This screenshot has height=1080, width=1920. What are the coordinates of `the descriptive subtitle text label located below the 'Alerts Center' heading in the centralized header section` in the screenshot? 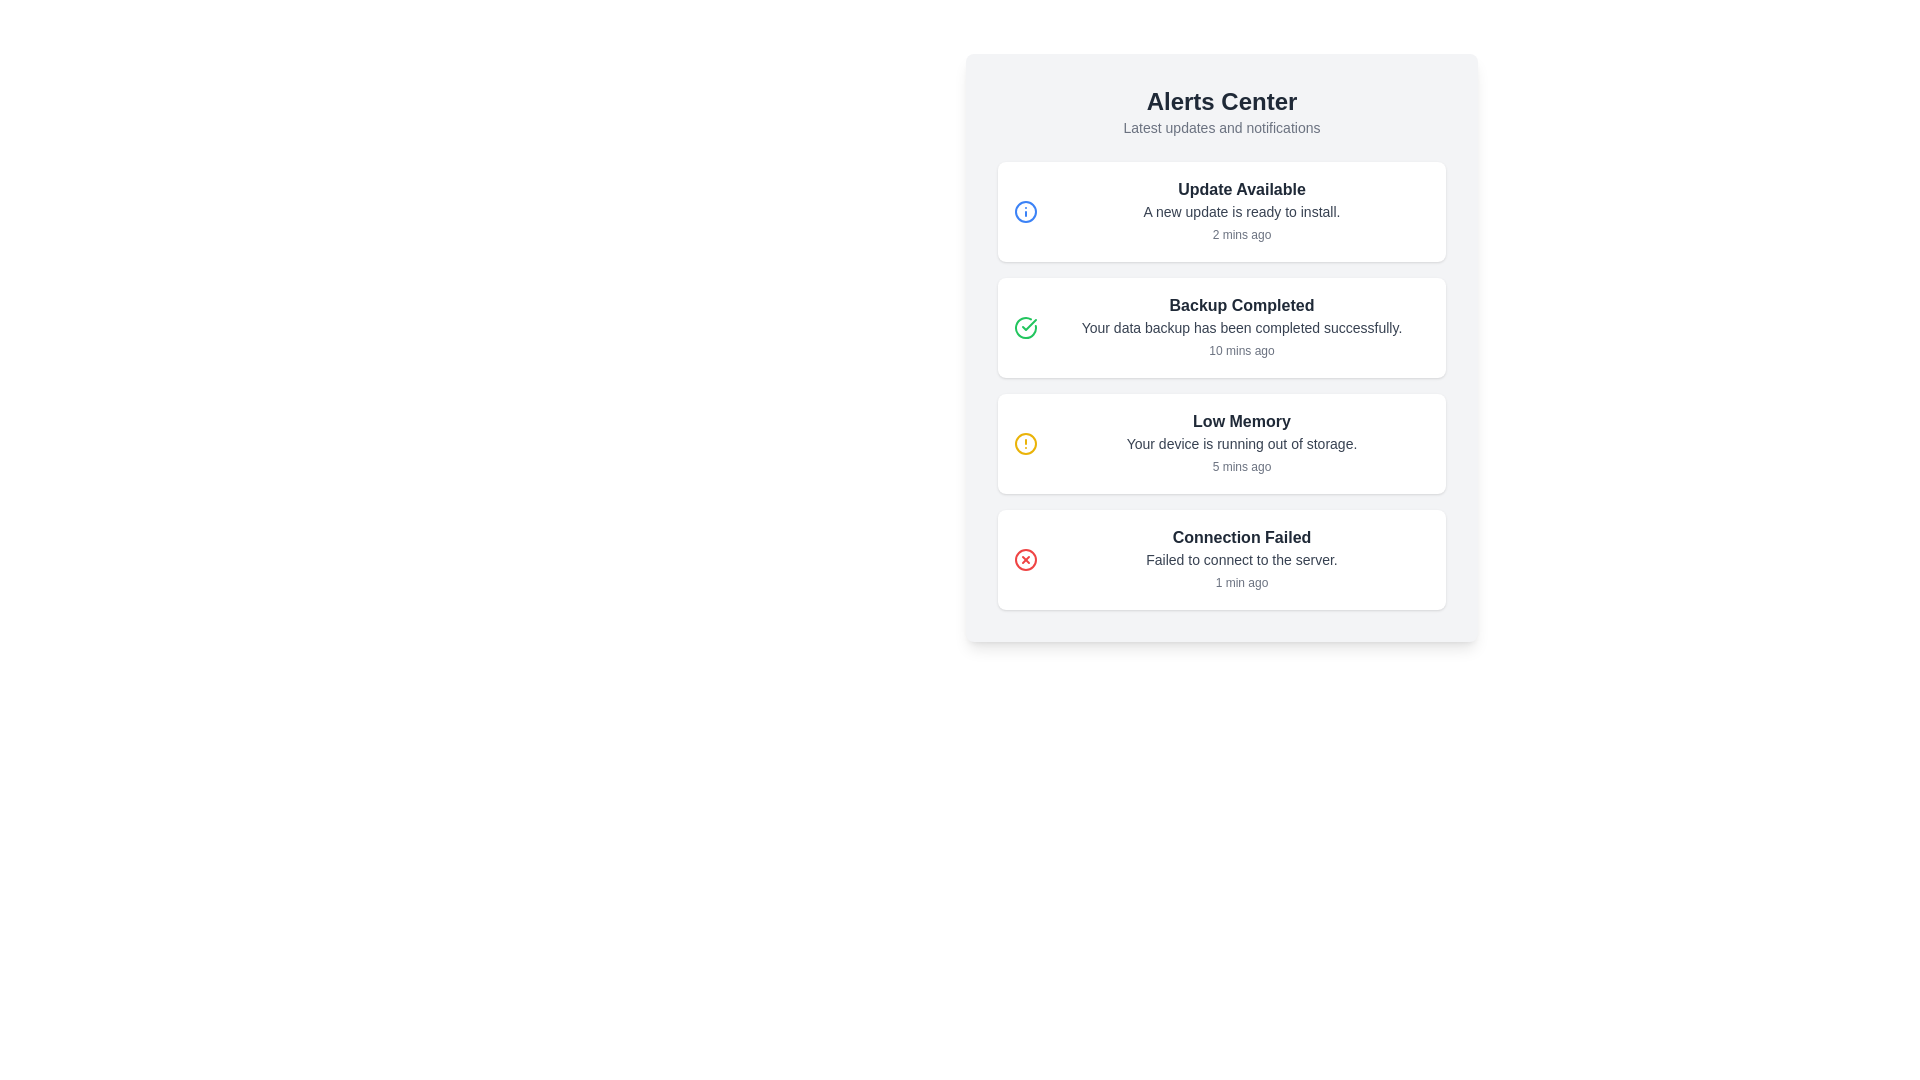 It's located at (1221, 127).